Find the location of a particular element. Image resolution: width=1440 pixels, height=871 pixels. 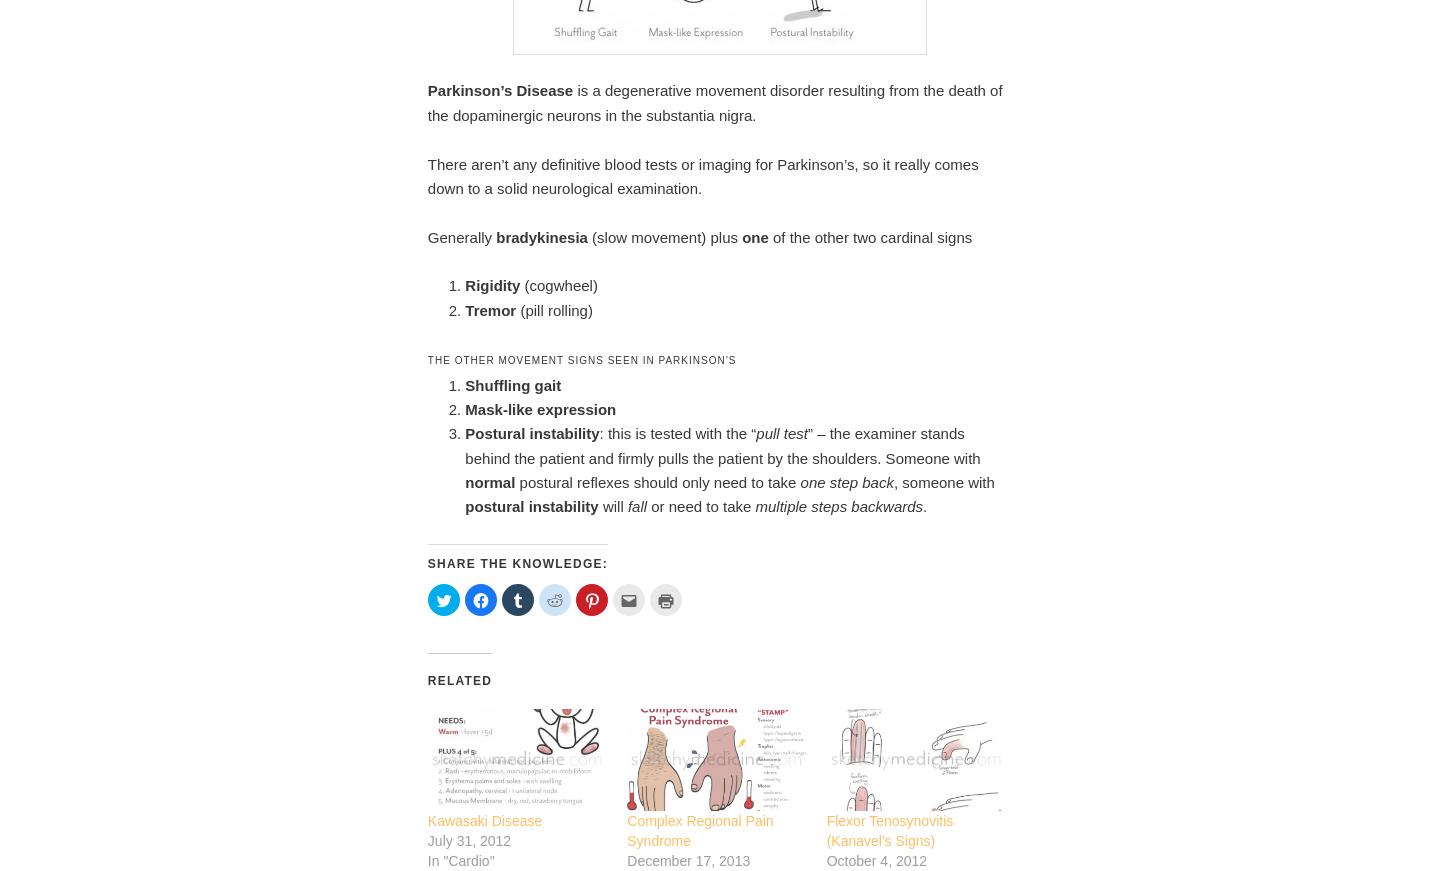

'There aren’t any definitive blood tests or imaging for Parkinson’s, so it really comes down to a solid neurological examination.' is located at coordinates (702, 175).